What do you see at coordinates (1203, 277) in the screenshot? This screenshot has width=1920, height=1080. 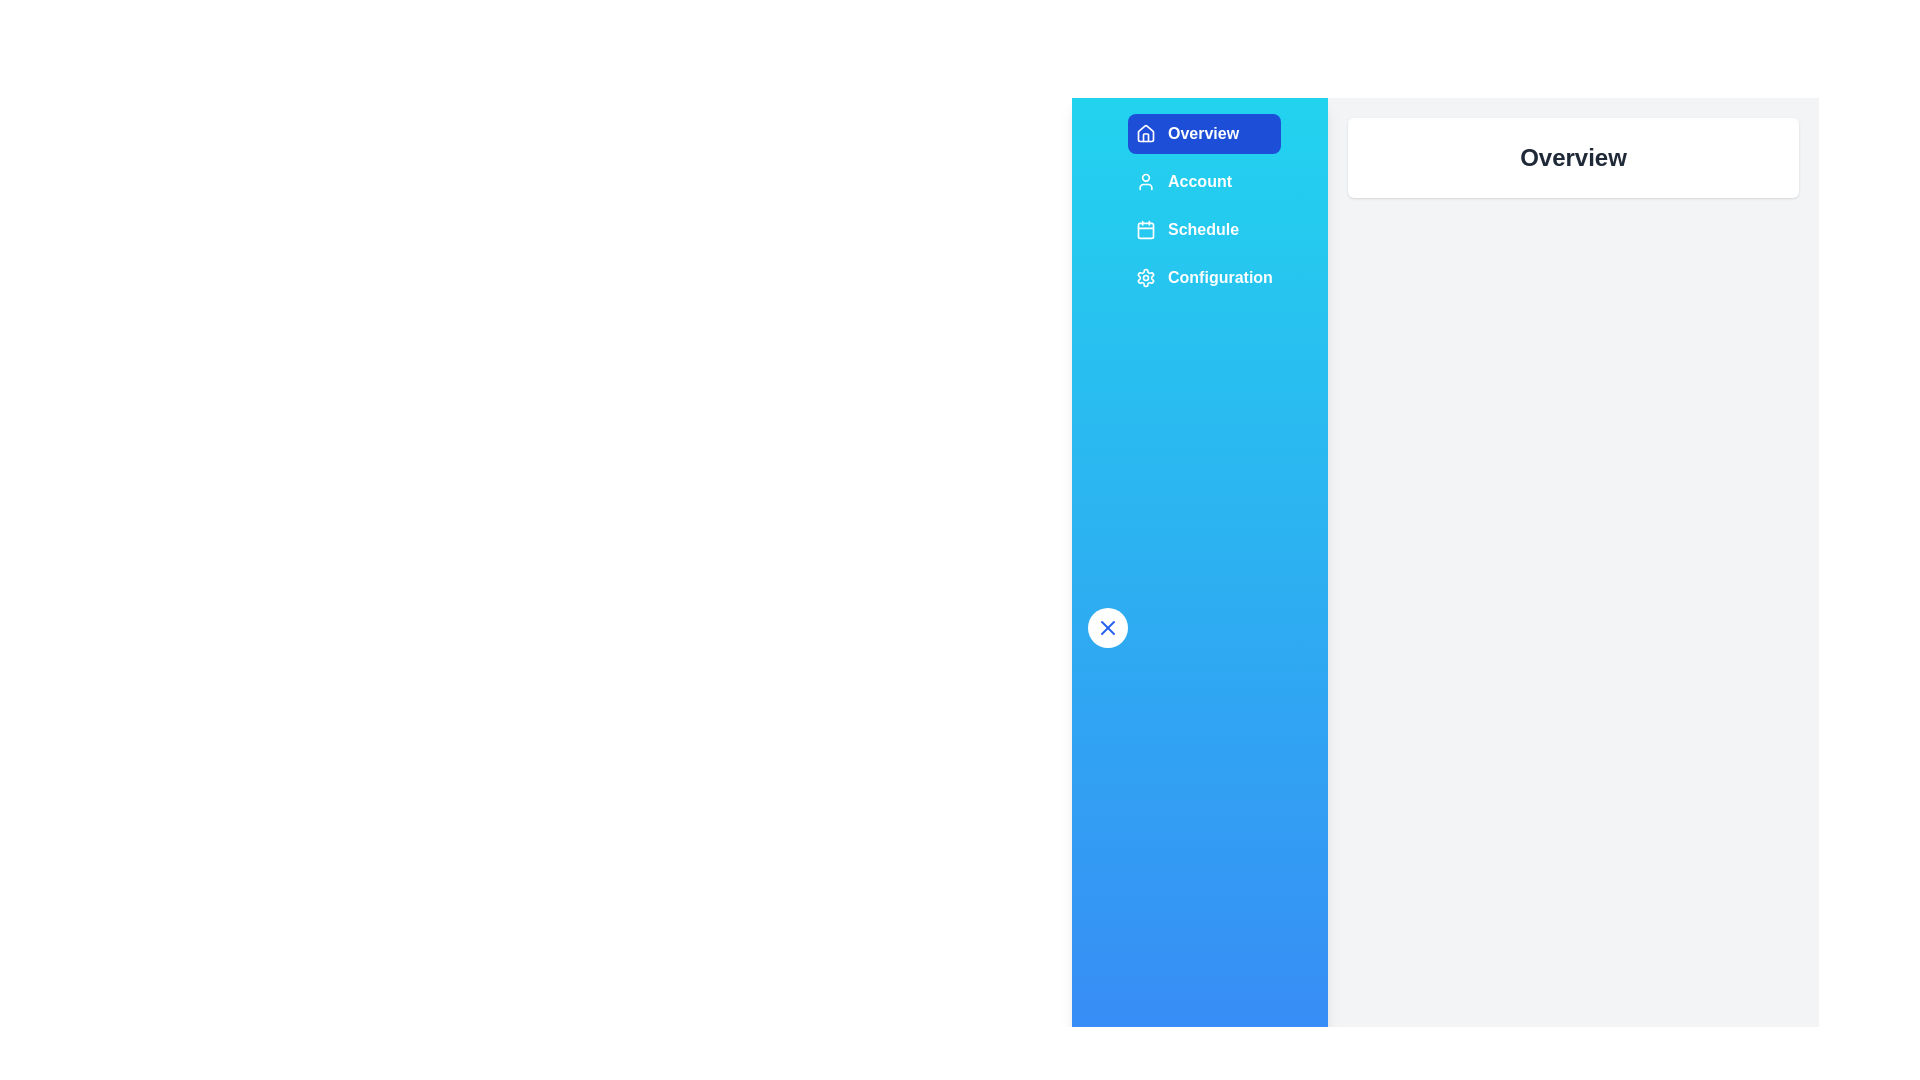 I see `the section Configuration in the sidebar` at bounding box center [1203, 277].